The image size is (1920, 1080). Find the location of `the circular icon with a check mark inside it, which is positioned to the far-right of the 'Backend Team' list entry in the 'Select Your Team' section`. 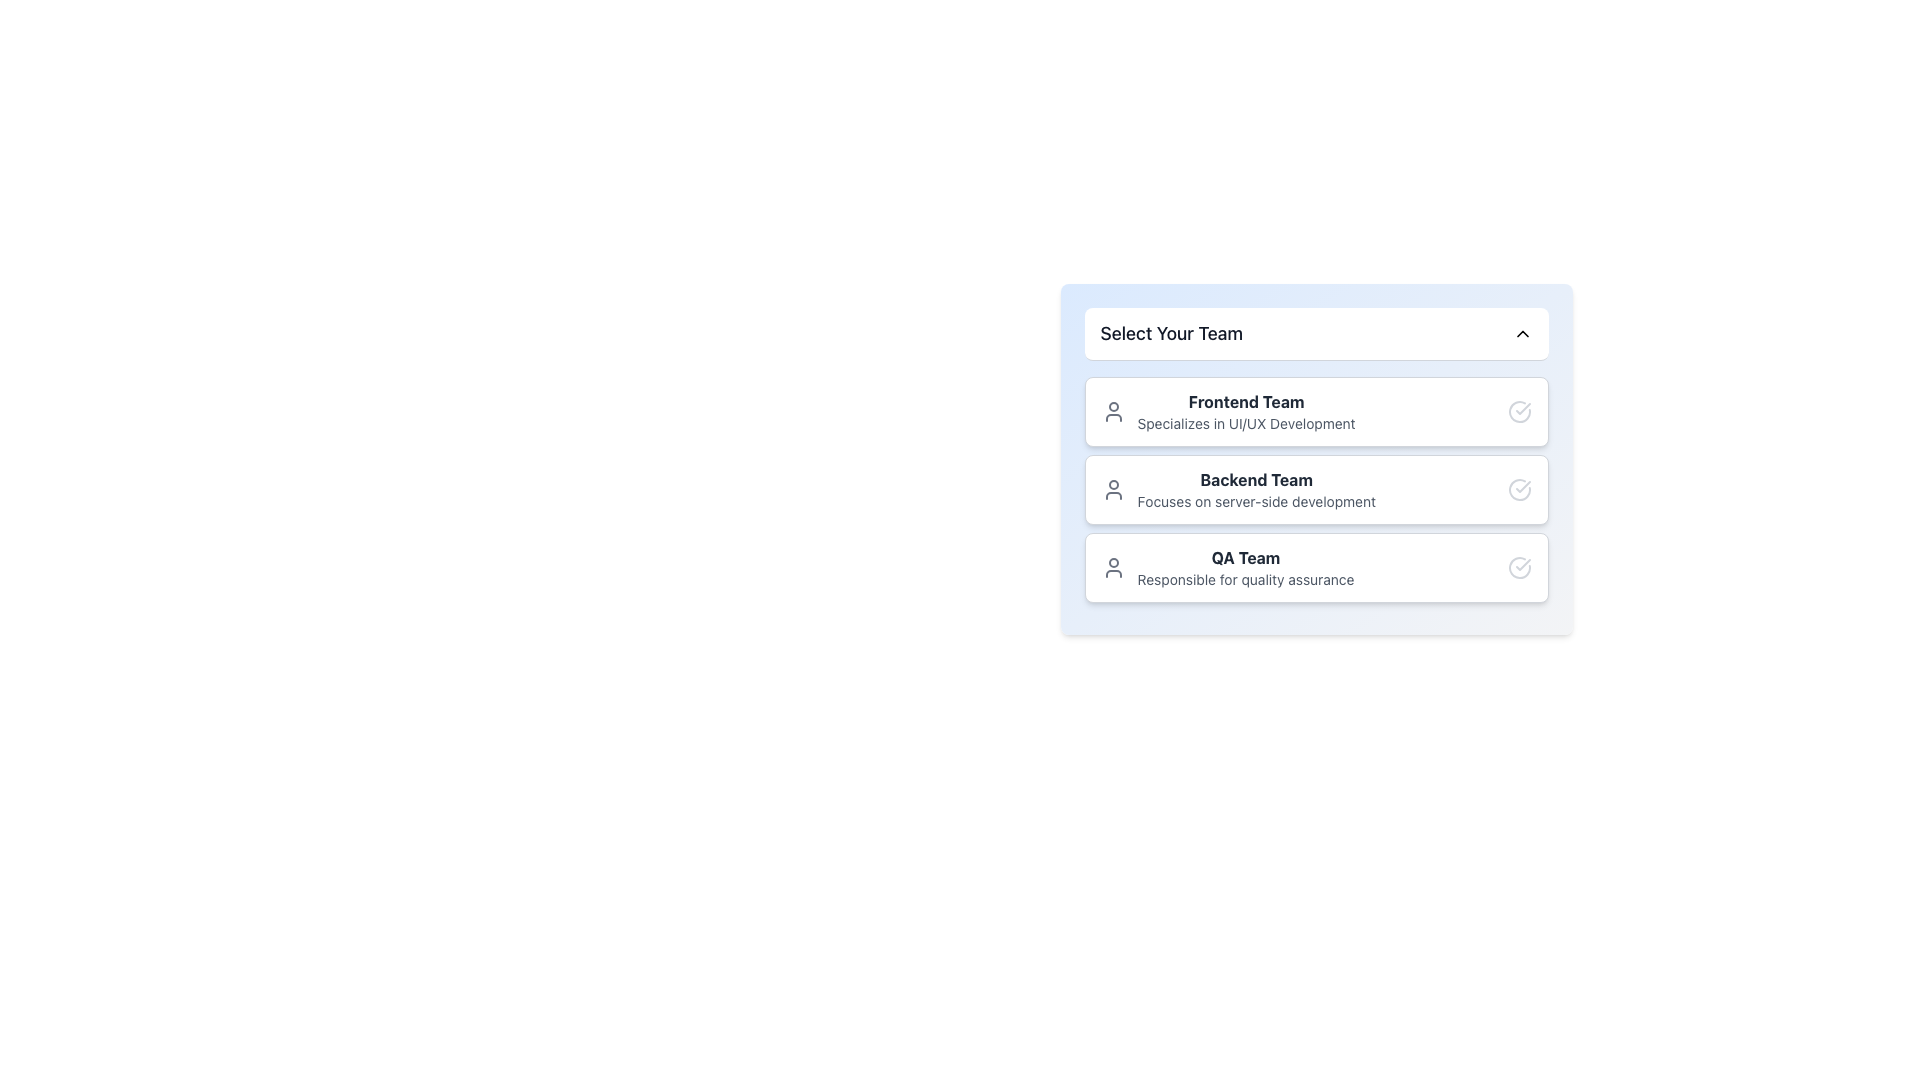

the circular icon with a check mark inside it, which is positioned to the far-right of the 'Backend Team' list entry in the 'Select Your Team' section is located at coordinates (1519, 489).